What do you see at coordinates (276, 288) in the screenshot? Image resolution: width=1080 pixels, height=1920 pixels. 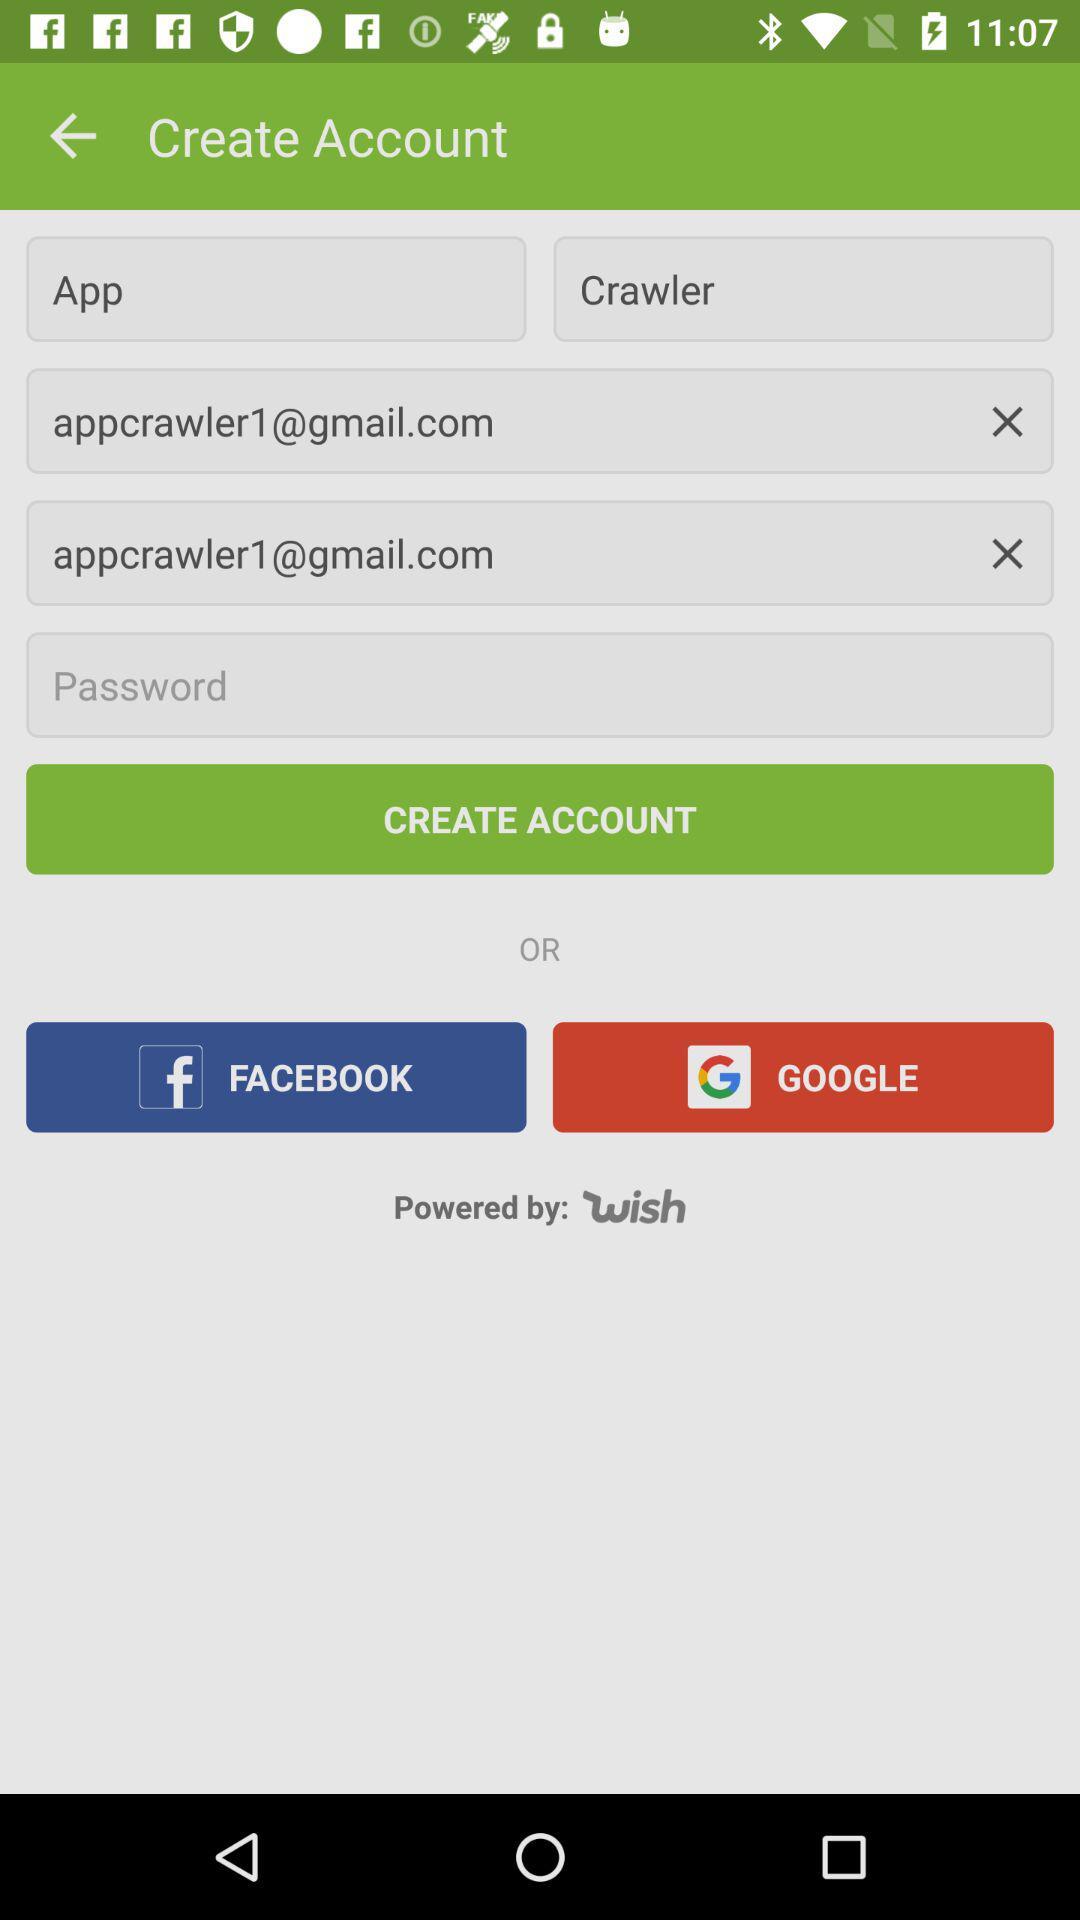 I see `app icon` at bounding box center [276, 288].